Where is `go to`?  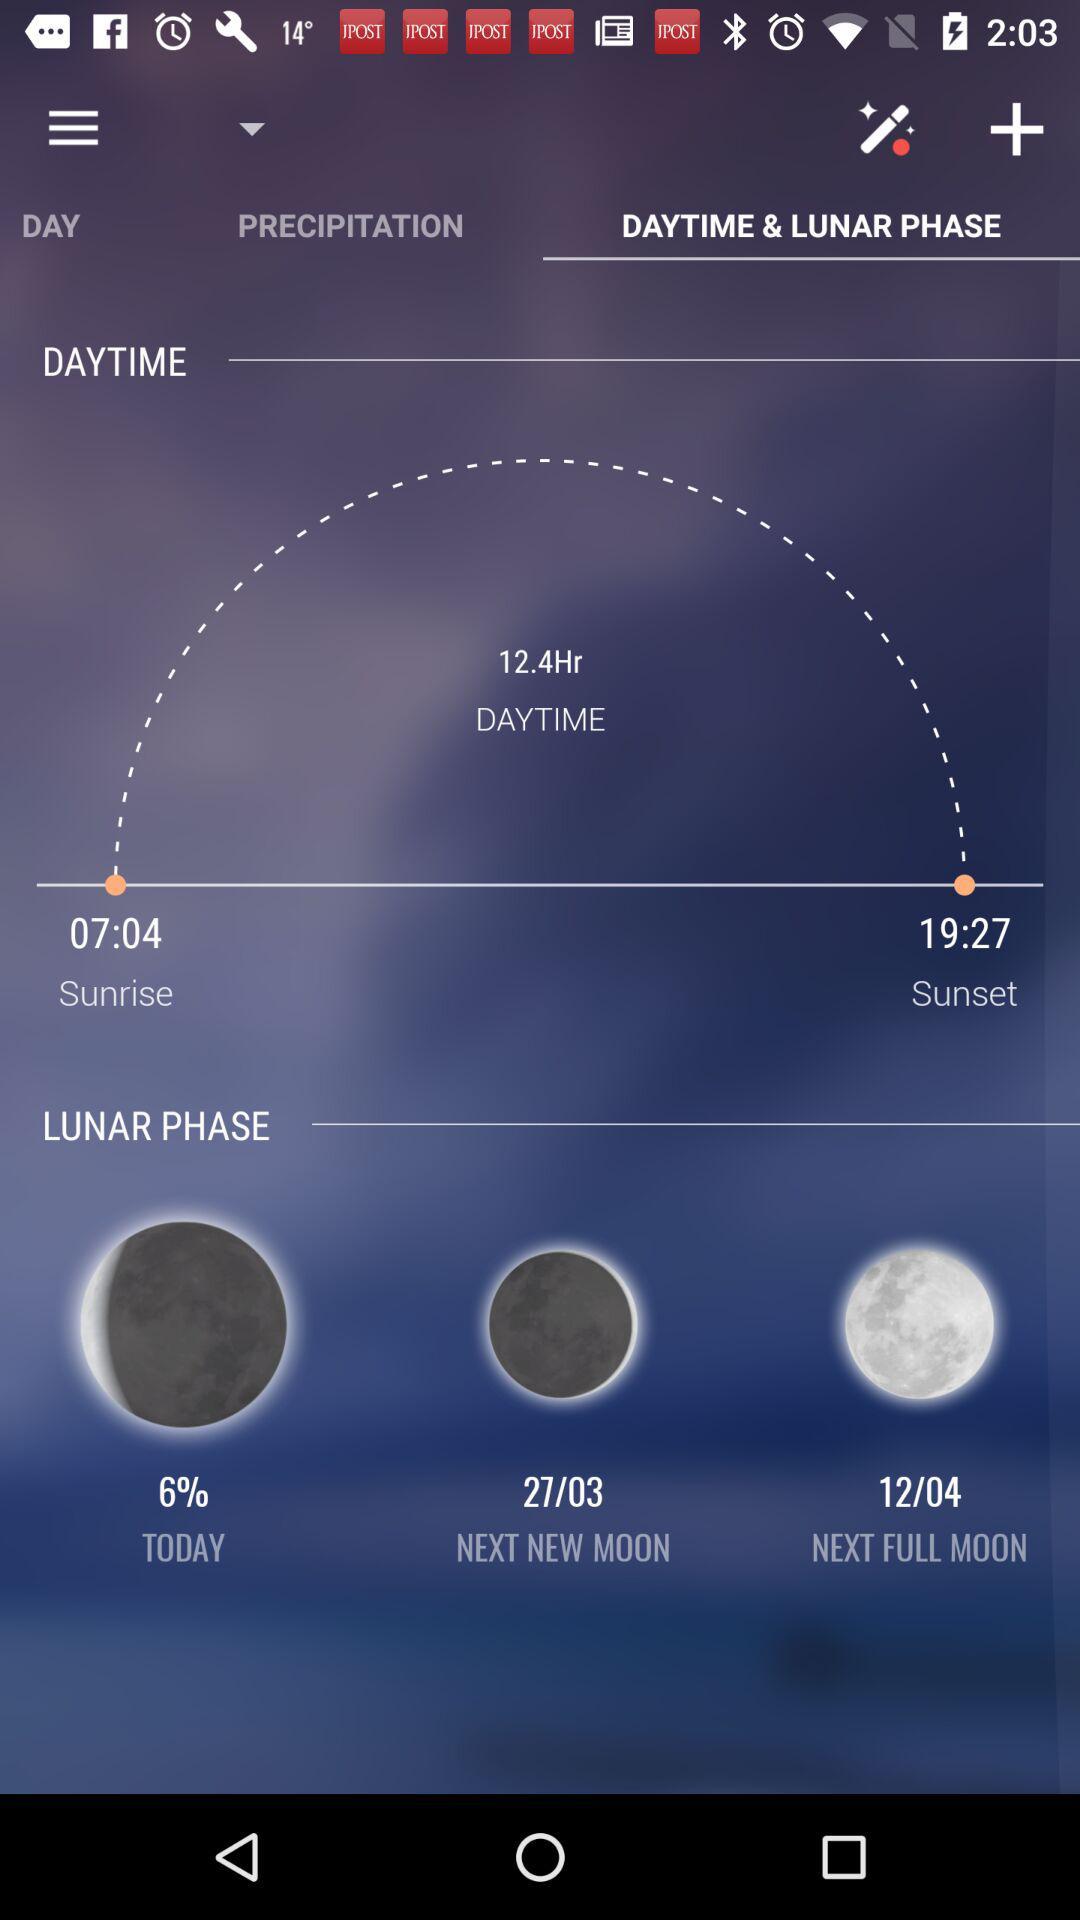 go to is located at coordinates (1017, 127).